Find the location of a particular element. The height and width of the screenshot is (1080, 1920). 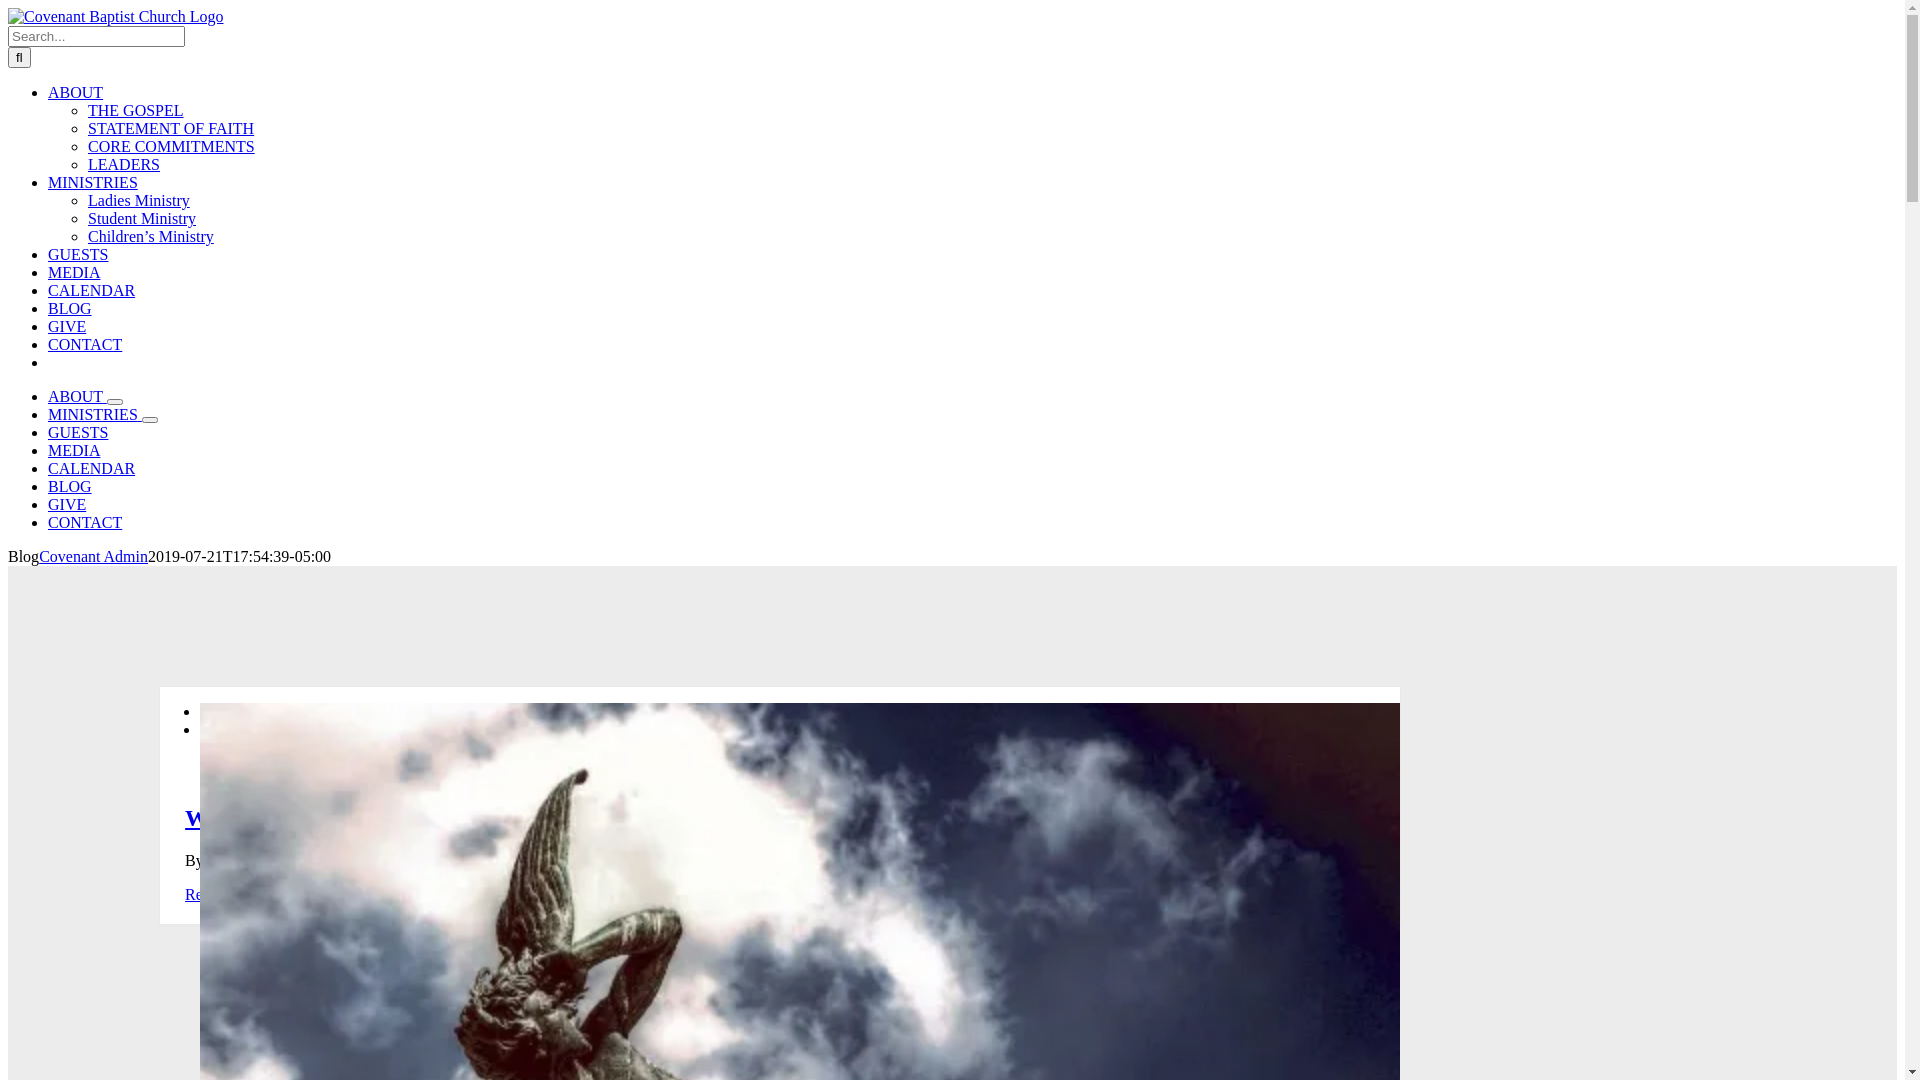

'MEDIA' is located at coordinates (48, 272).